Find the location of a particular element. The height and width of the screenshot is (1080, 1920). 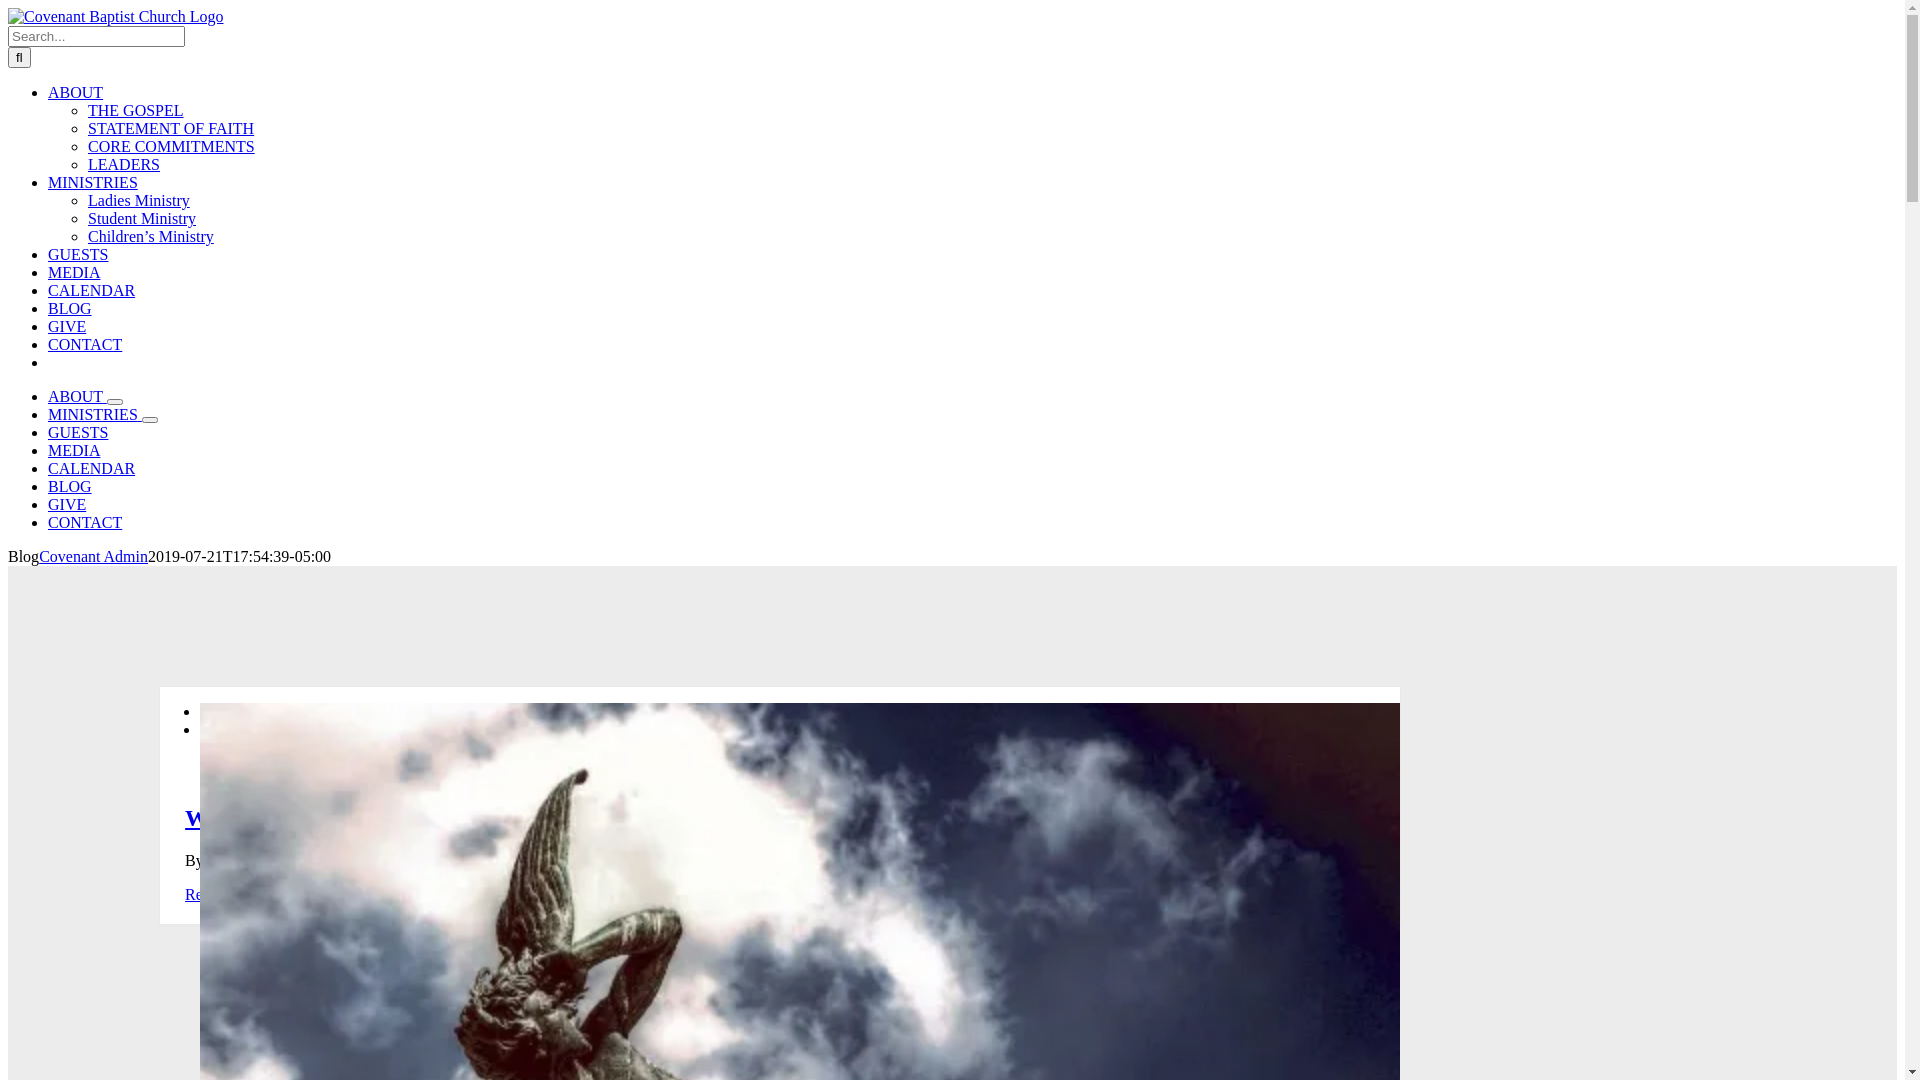

'MEDIA' is located at coordinates (48, 272).